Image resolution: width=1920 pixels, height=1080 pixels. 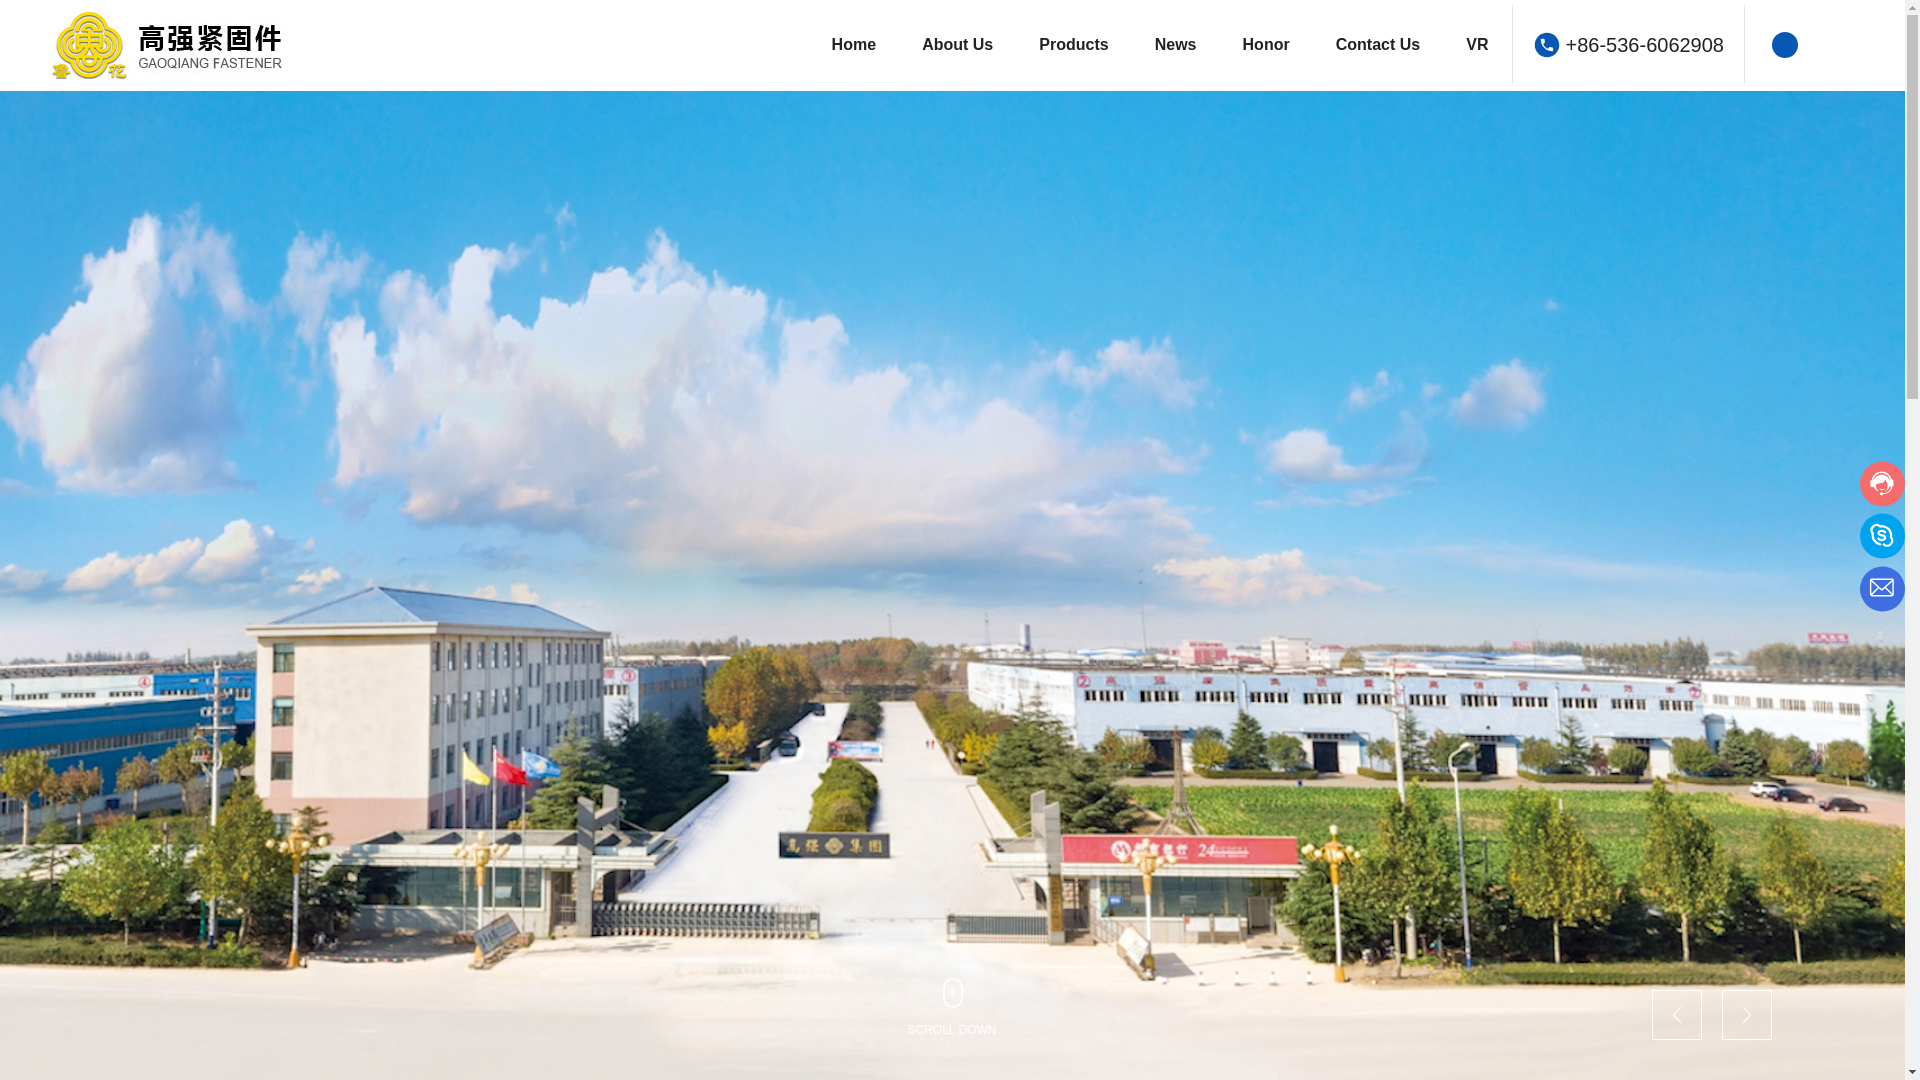 I want to click on '+86-536-6062908', so click(x=1564, y=45).